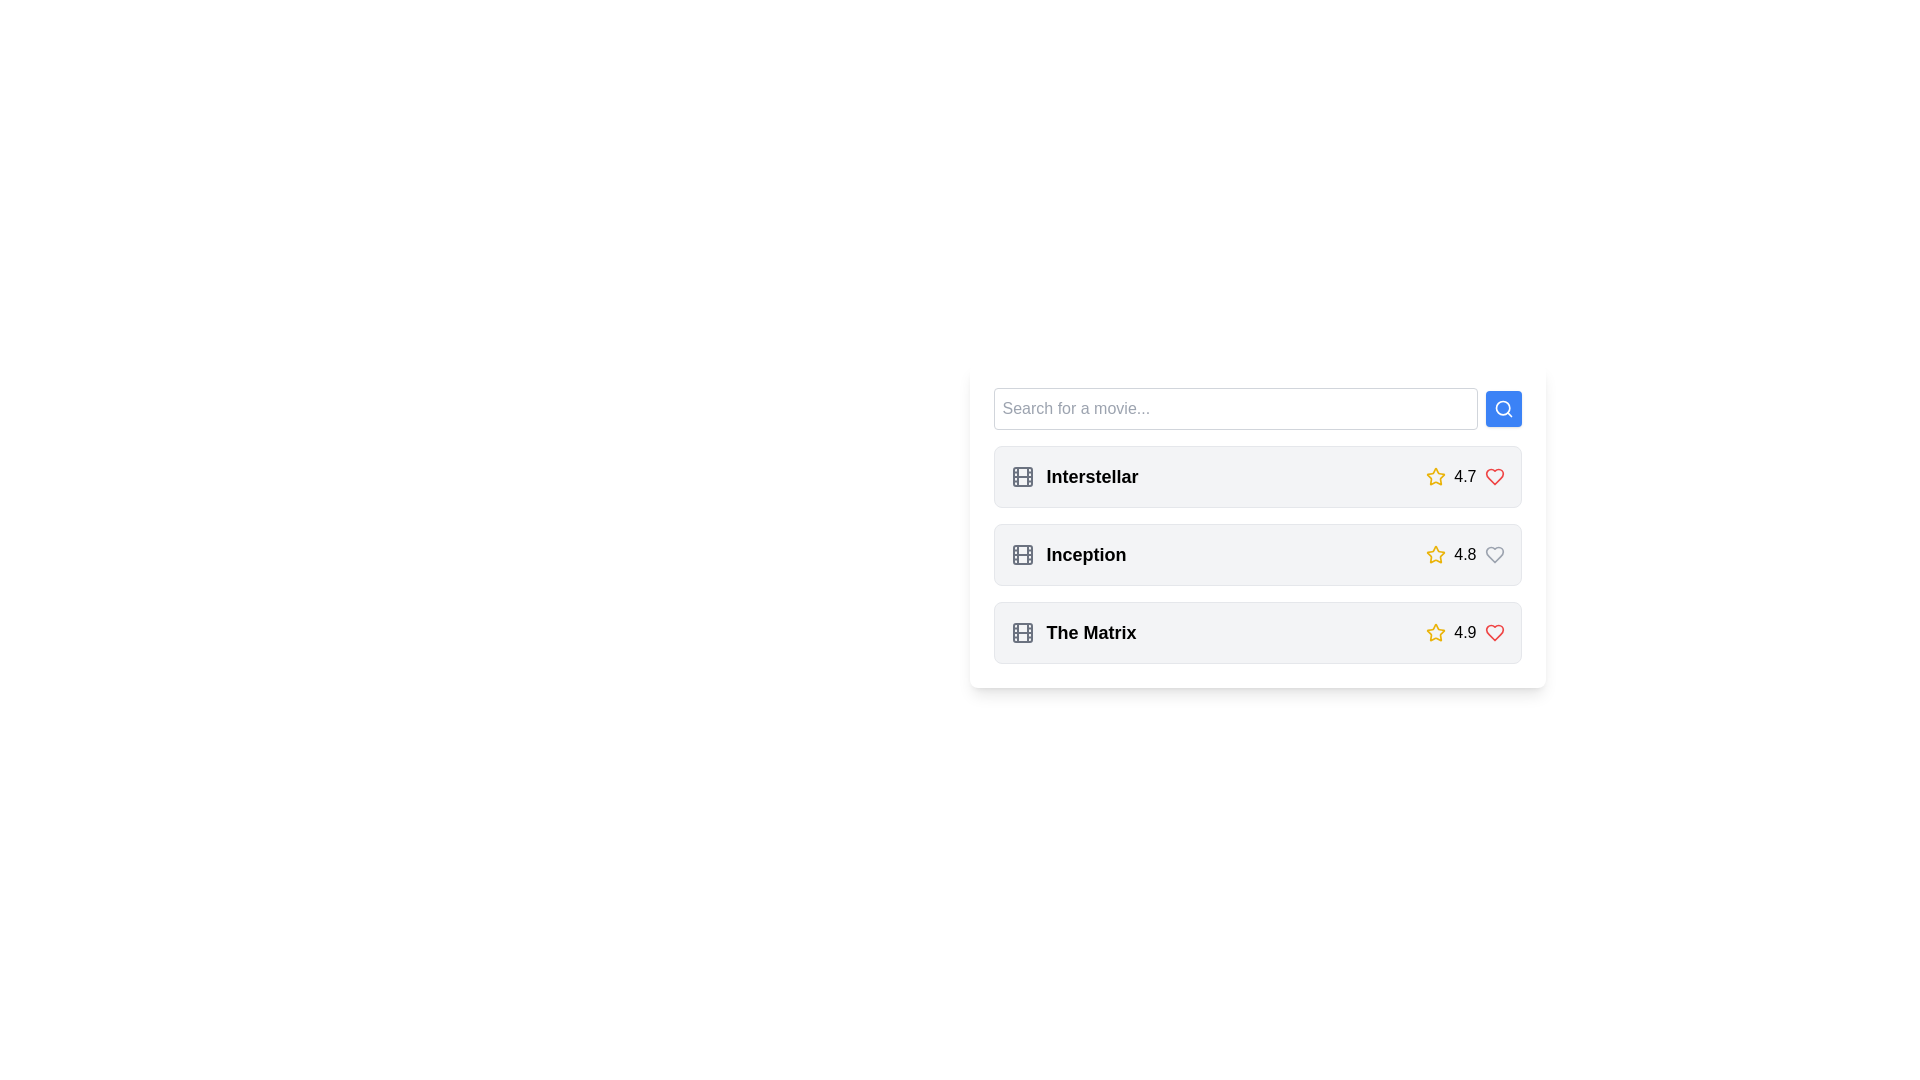 The height and width of the screenshot is (1080, 1920). What do you see at coordinates (1073, 477) in the screenshot?
I see `the text label with an icon for the movie 'Interstellar', which is the first entry in a vertical list of movies within a card styled with rounded corners and a light gray background` at bounding box center [1073, 477].